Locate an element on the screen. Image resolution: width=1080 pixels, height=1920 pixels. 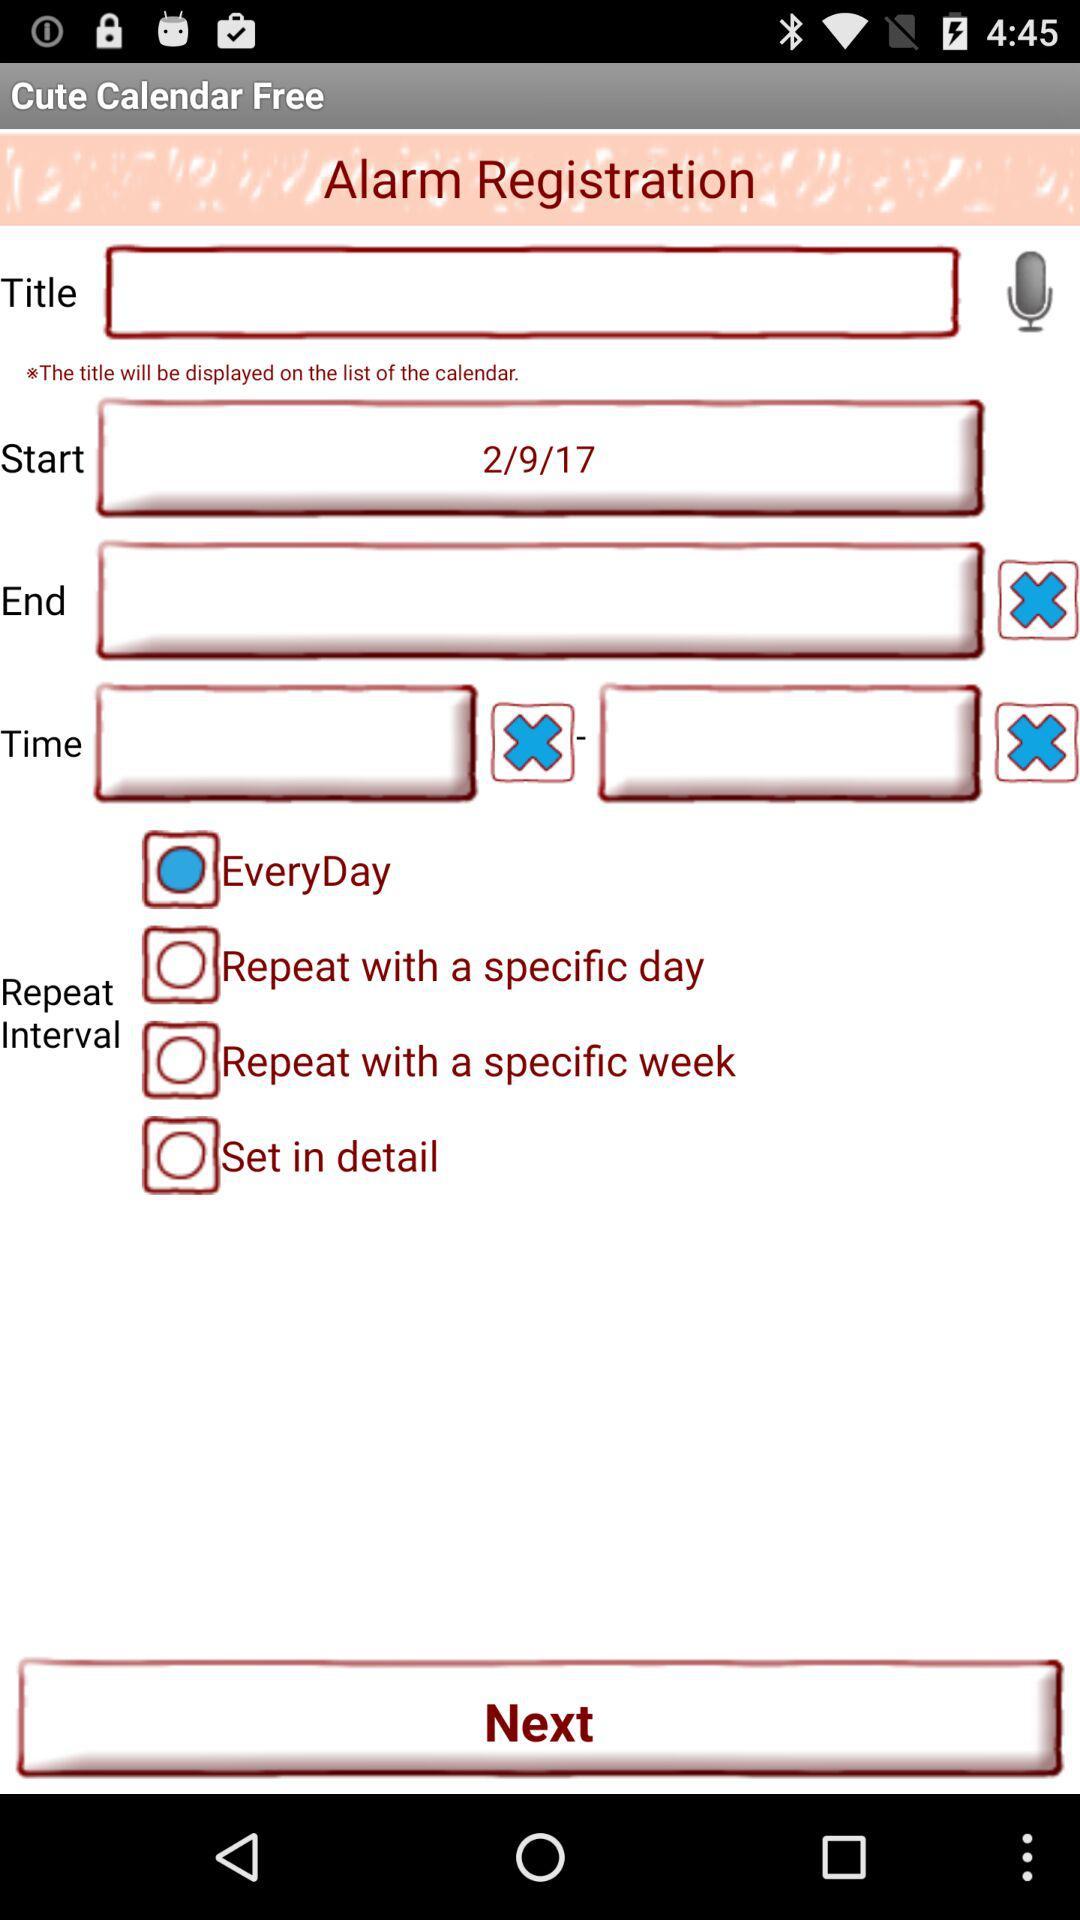
the icon above the end app is located at coordinates (540, 456).